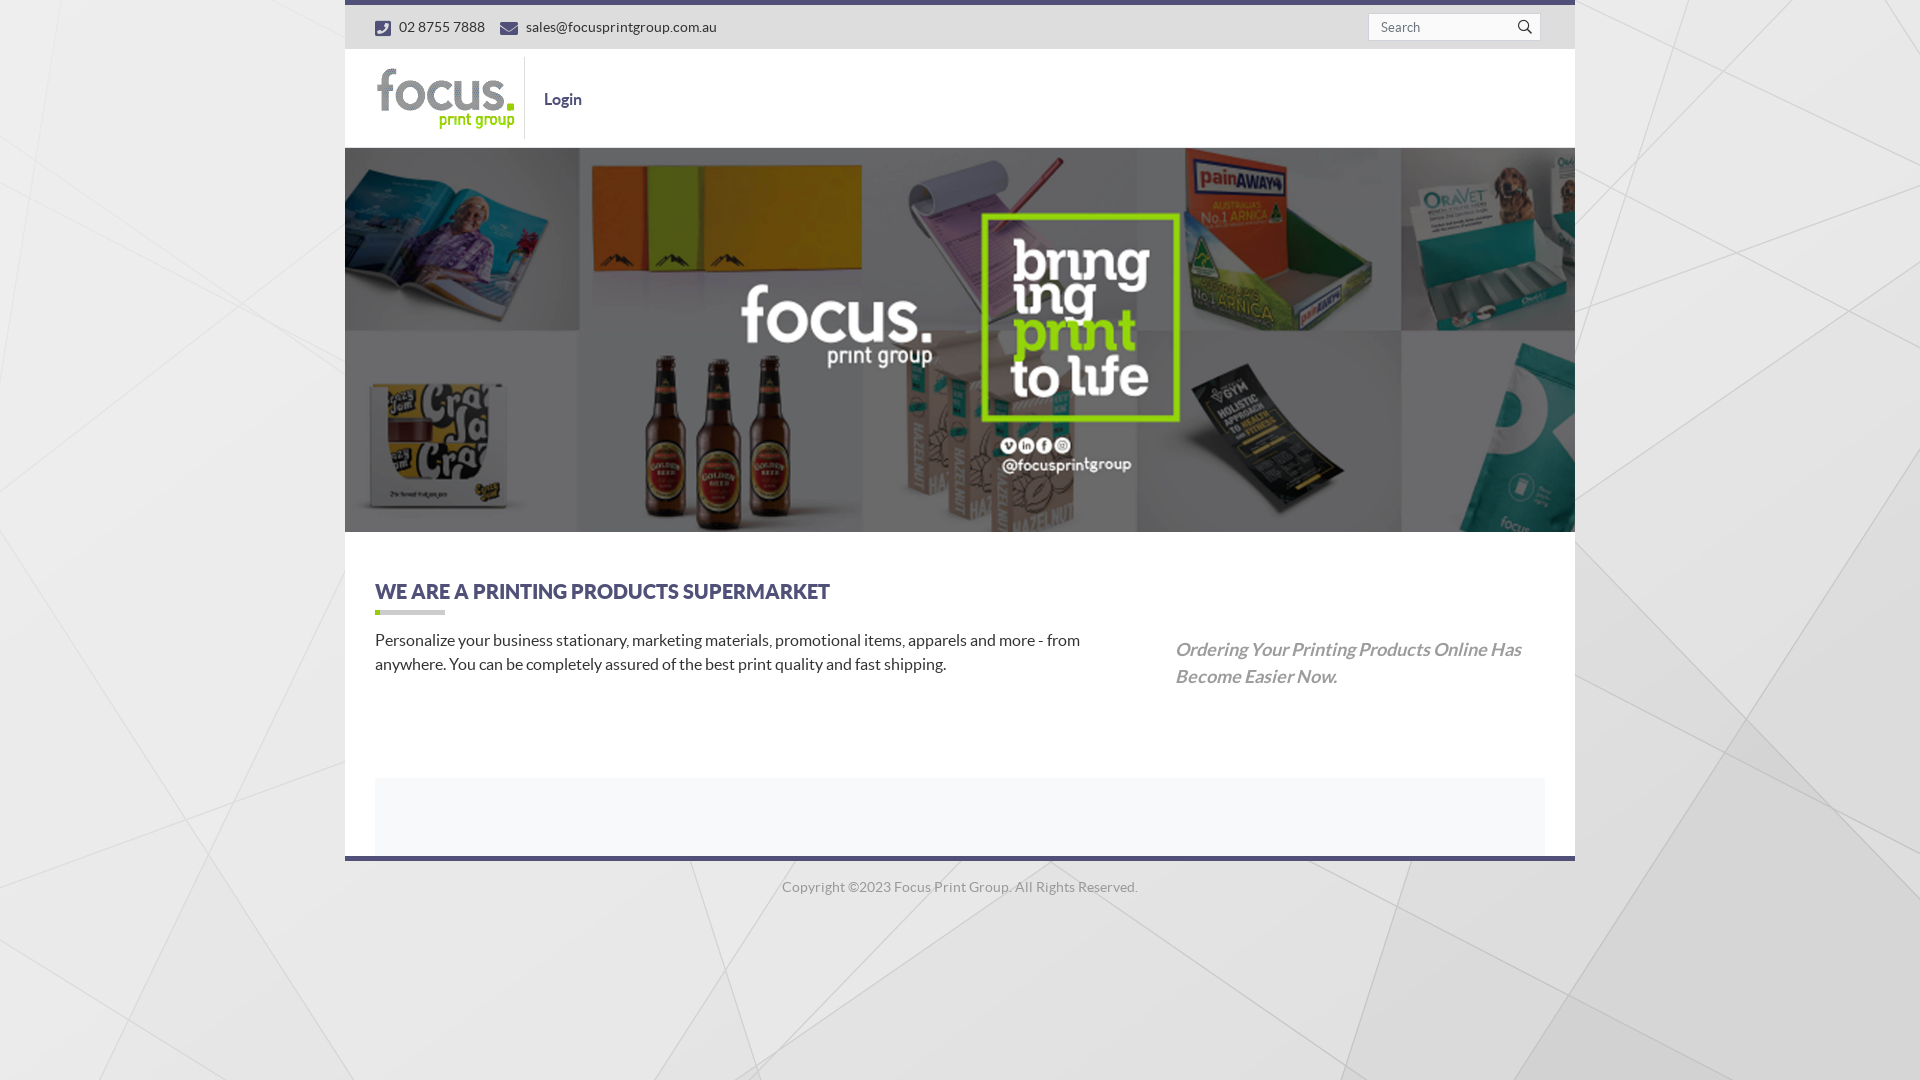 The height and width of the screenshot is (1080, 1920). What do you see at coordinates (960, 338) in the screenshot?
I see `'banner 2'` at bounding box center [960, 338].